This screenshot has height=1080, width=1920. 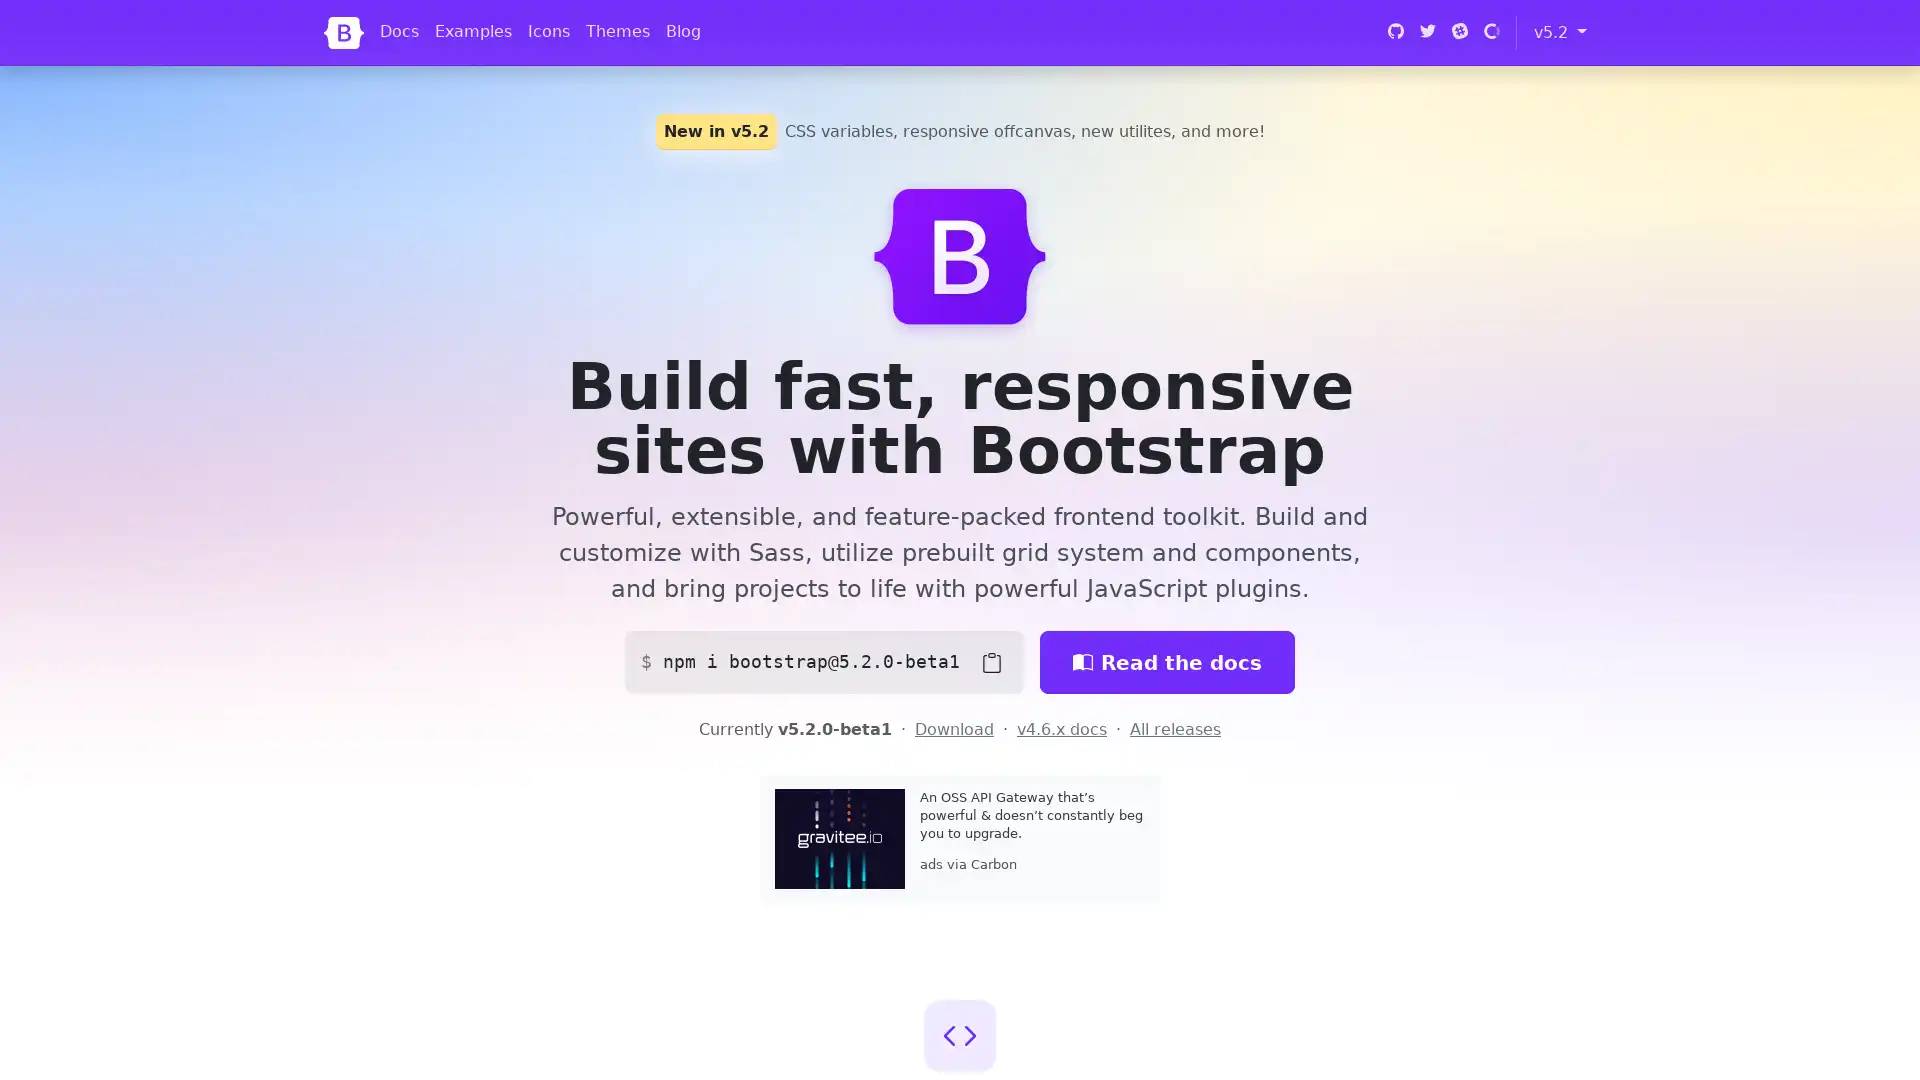 What do you see at coordinates (1559, 33) in the screenshot?
I see `v5.2` at bounding box center [1559, 33].